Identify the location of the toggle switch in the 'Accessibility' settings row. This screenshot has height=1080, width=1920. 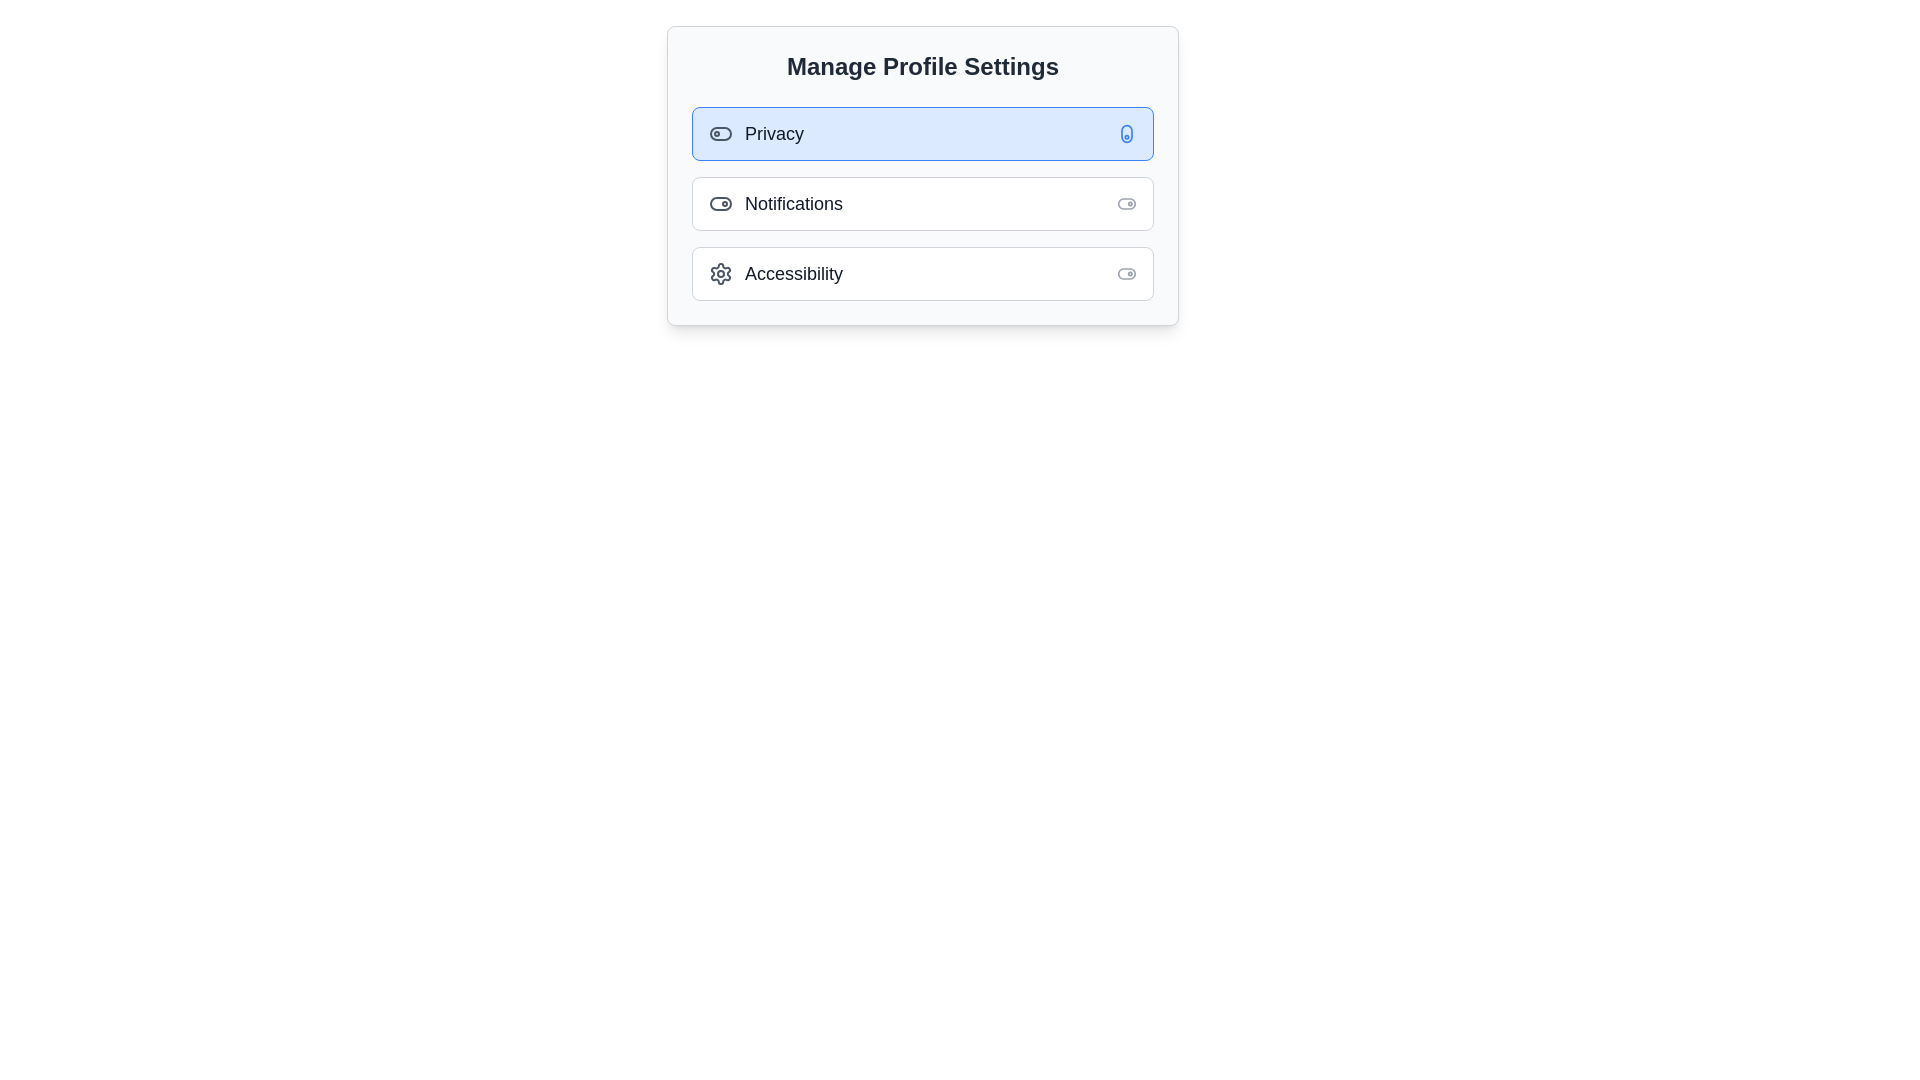
(1127, 273).